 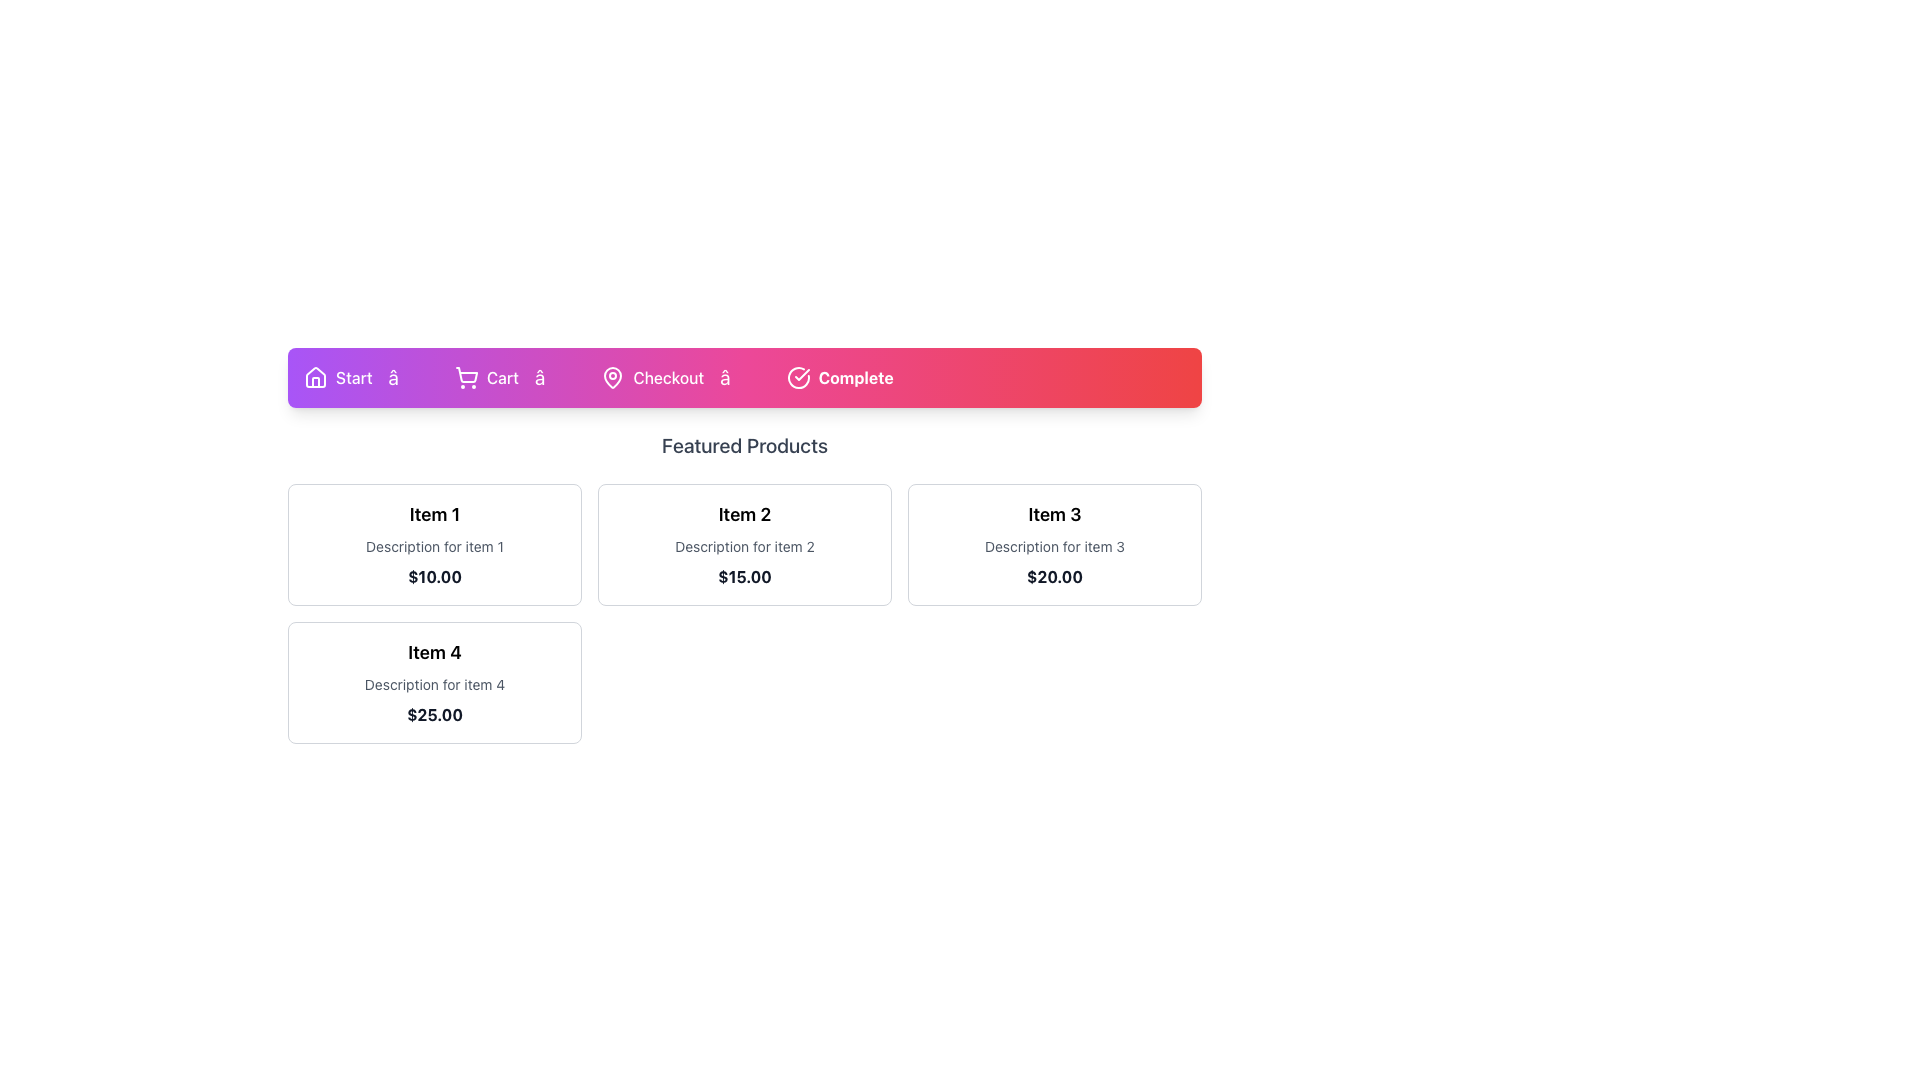 I want to click on the Status indicator located at the rightmost end of the navigation bar, following the 'Checkout' item, to visually check the process completion status, so click(x=840, y=378).